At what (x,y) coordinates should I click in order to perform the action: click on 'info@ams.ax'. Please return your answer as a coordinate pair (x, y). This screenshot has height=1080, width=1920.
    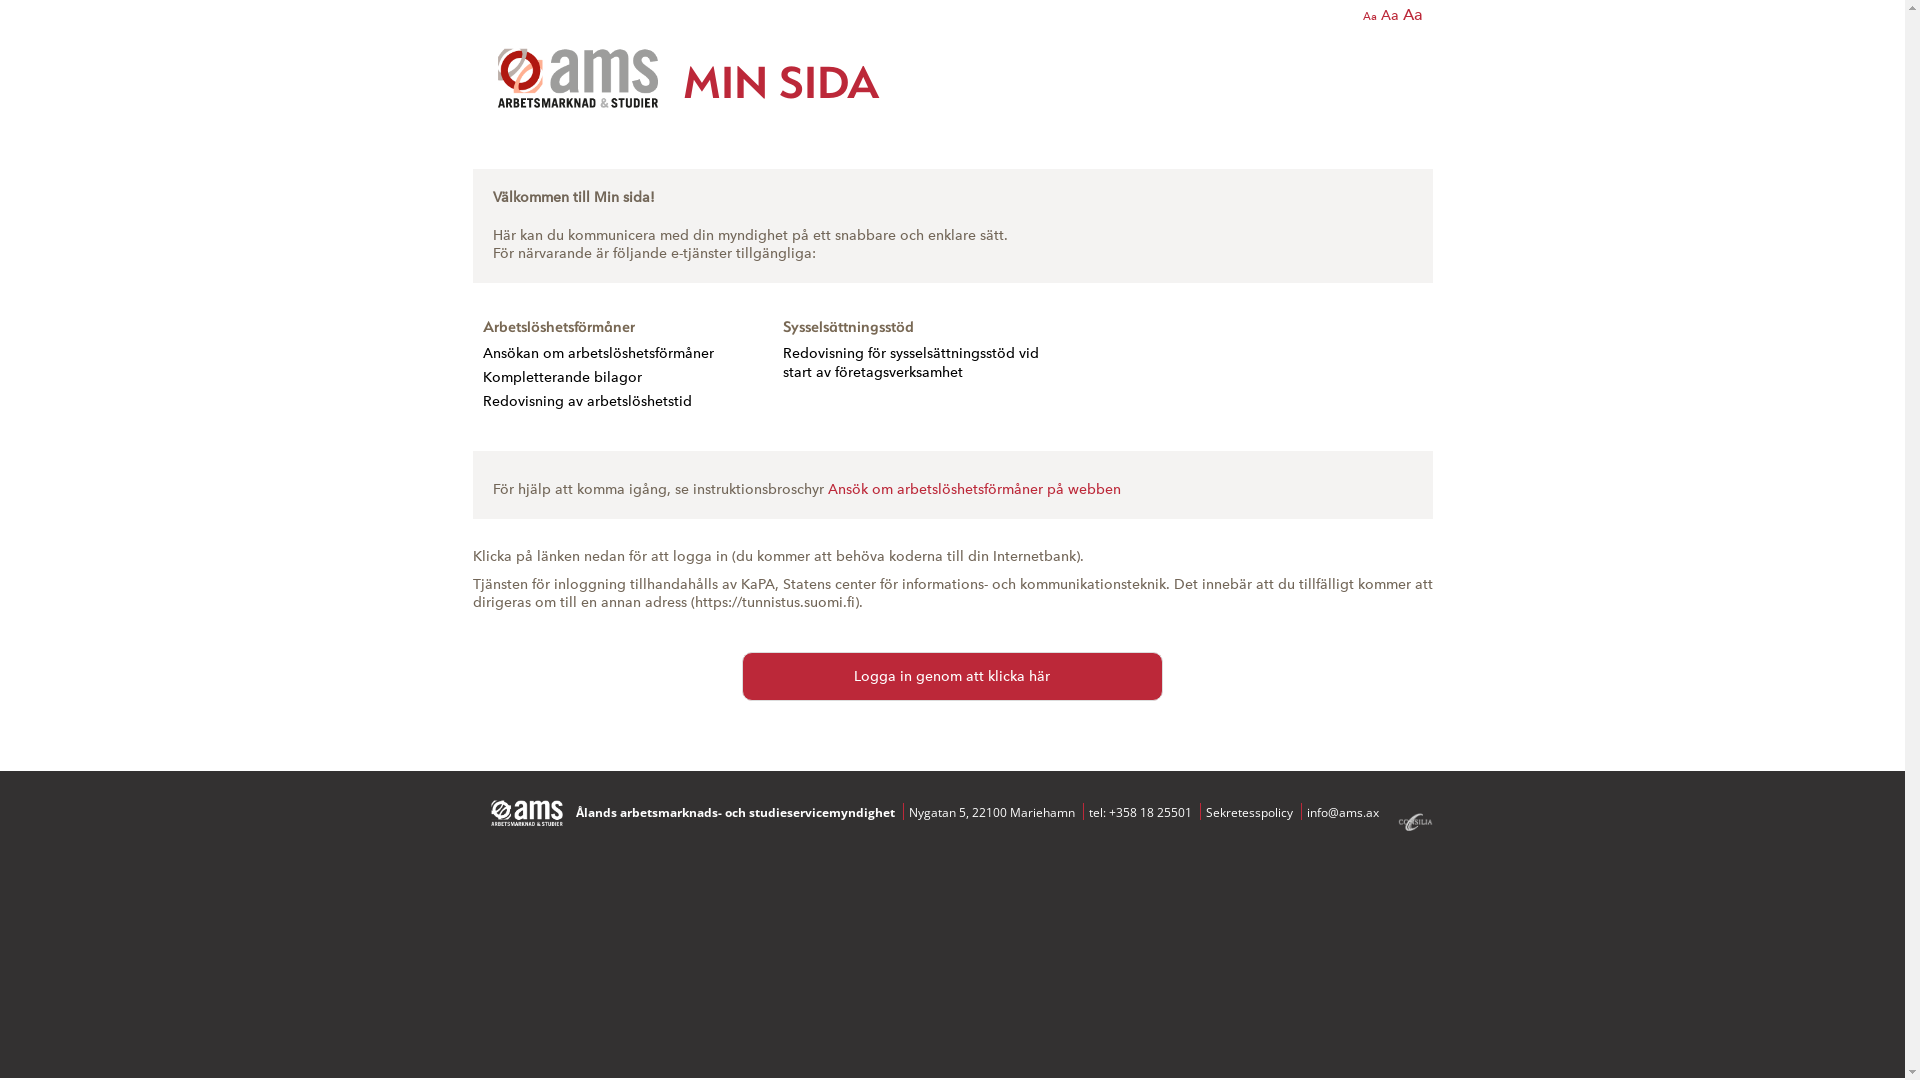
    Looking at the image, I should click on (1343, 811).